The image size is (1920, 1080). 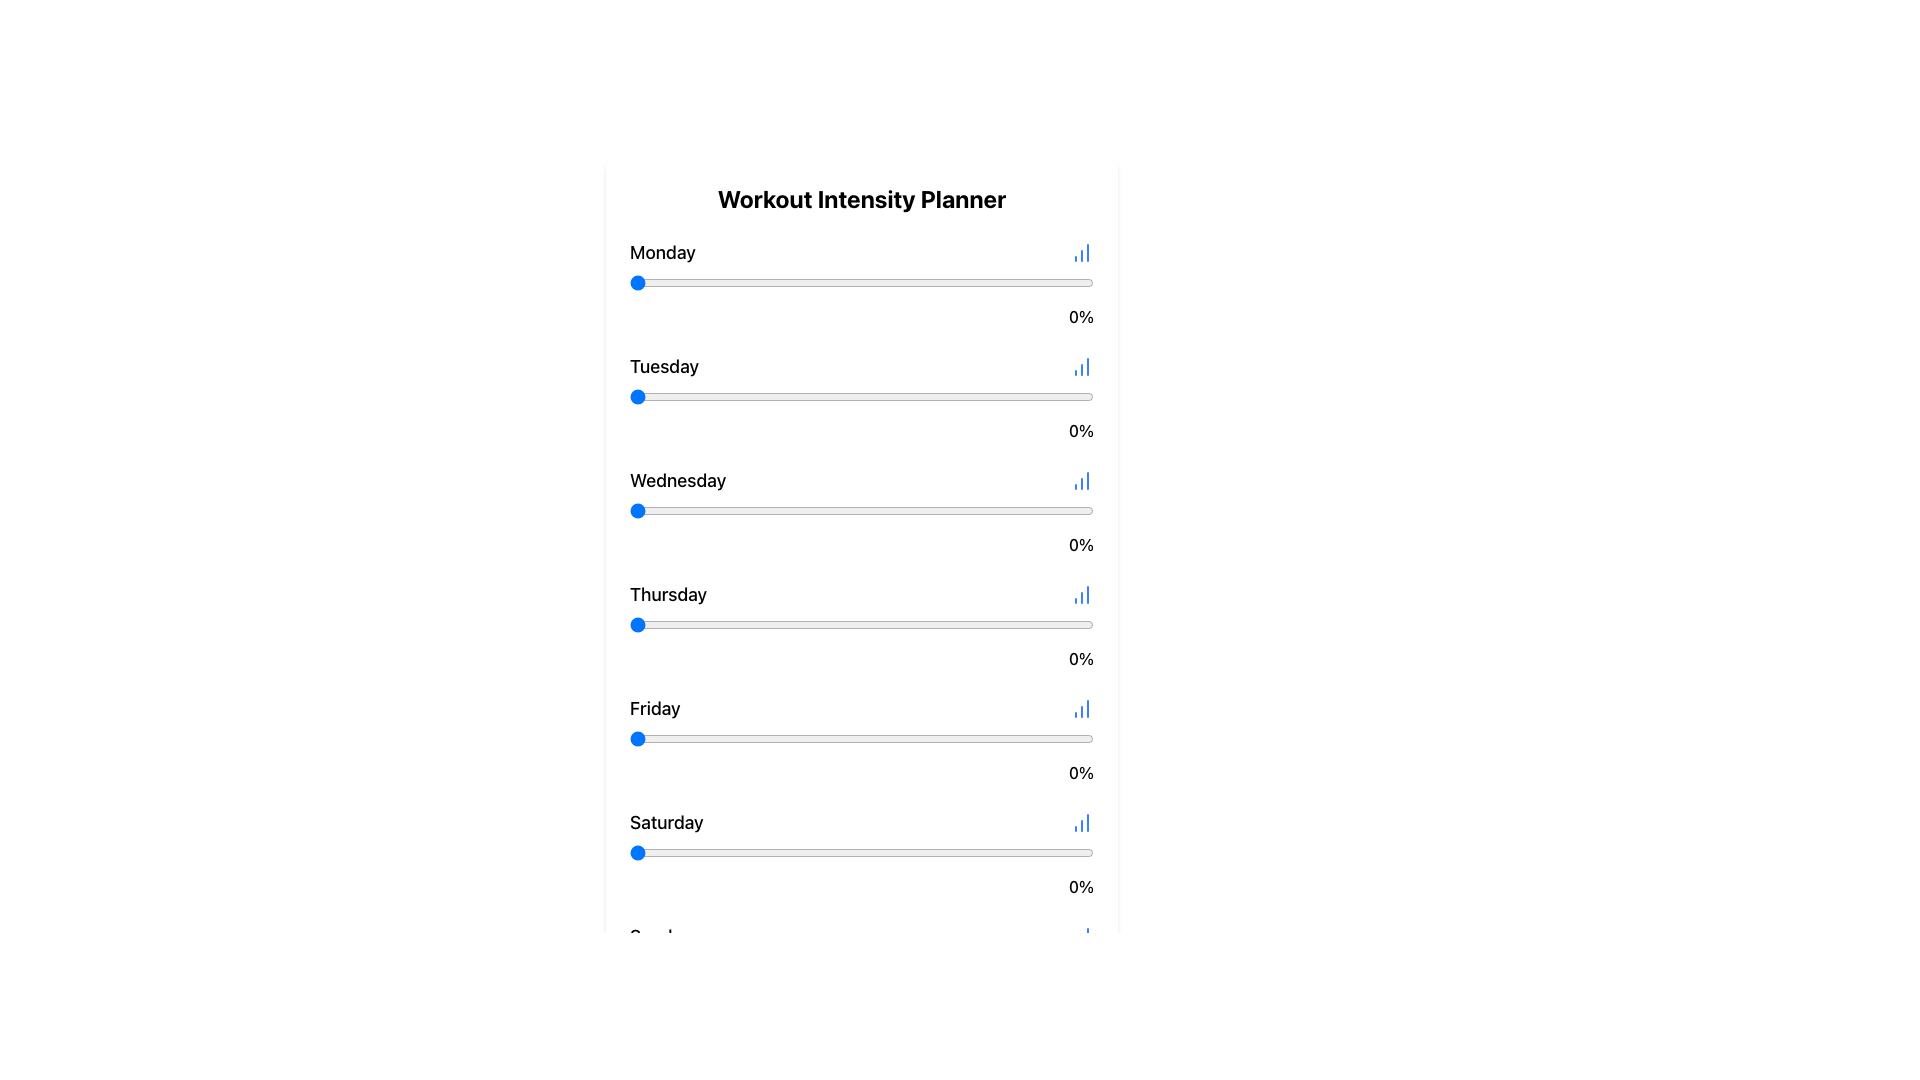 What do you see at coordinates (982, 282) in the screenshot?
I see `Monday's intensity` at bounding box center [982, 282].